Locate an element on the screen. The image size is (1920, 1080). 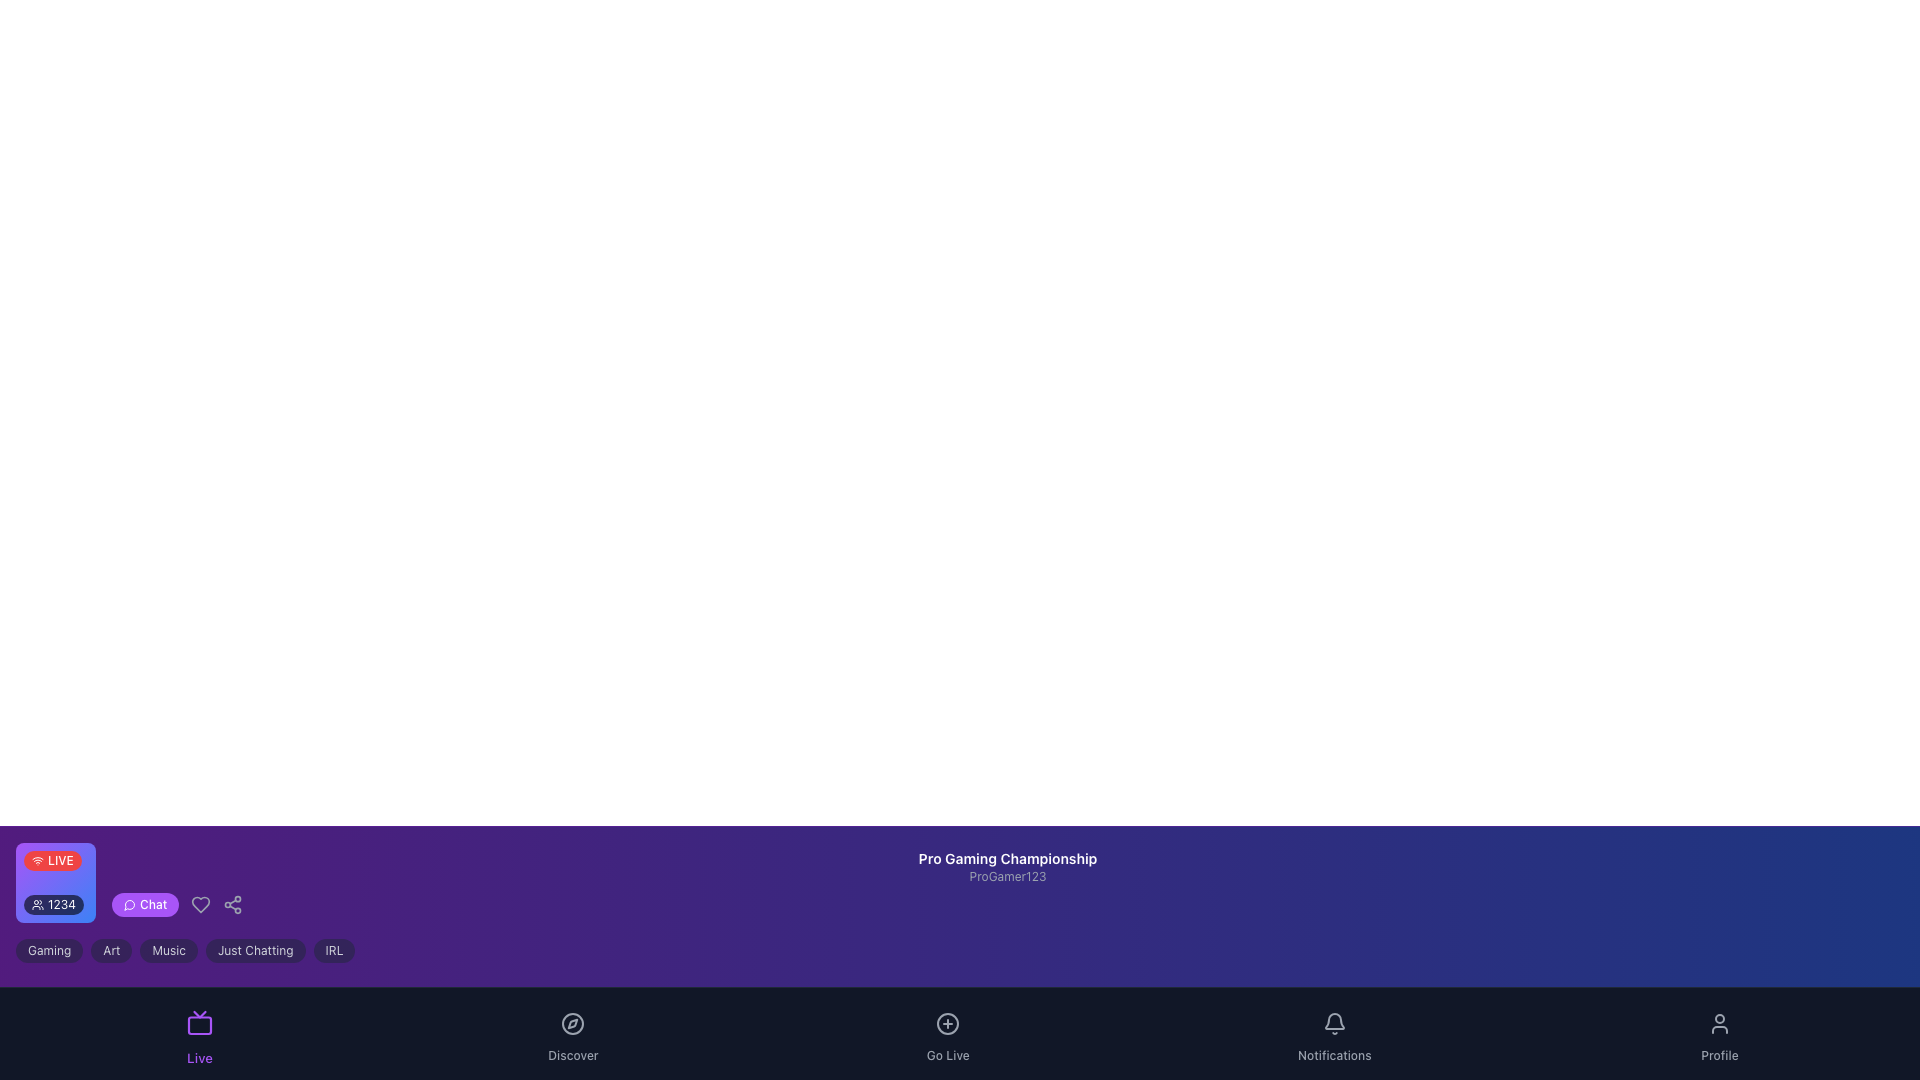
the 'Discover' navigation button located in the bottom navigation bar, which is the second clickable item from the left, positioned between the 'Live' and 'Go Live' items is located at coordinates (572, 1033).